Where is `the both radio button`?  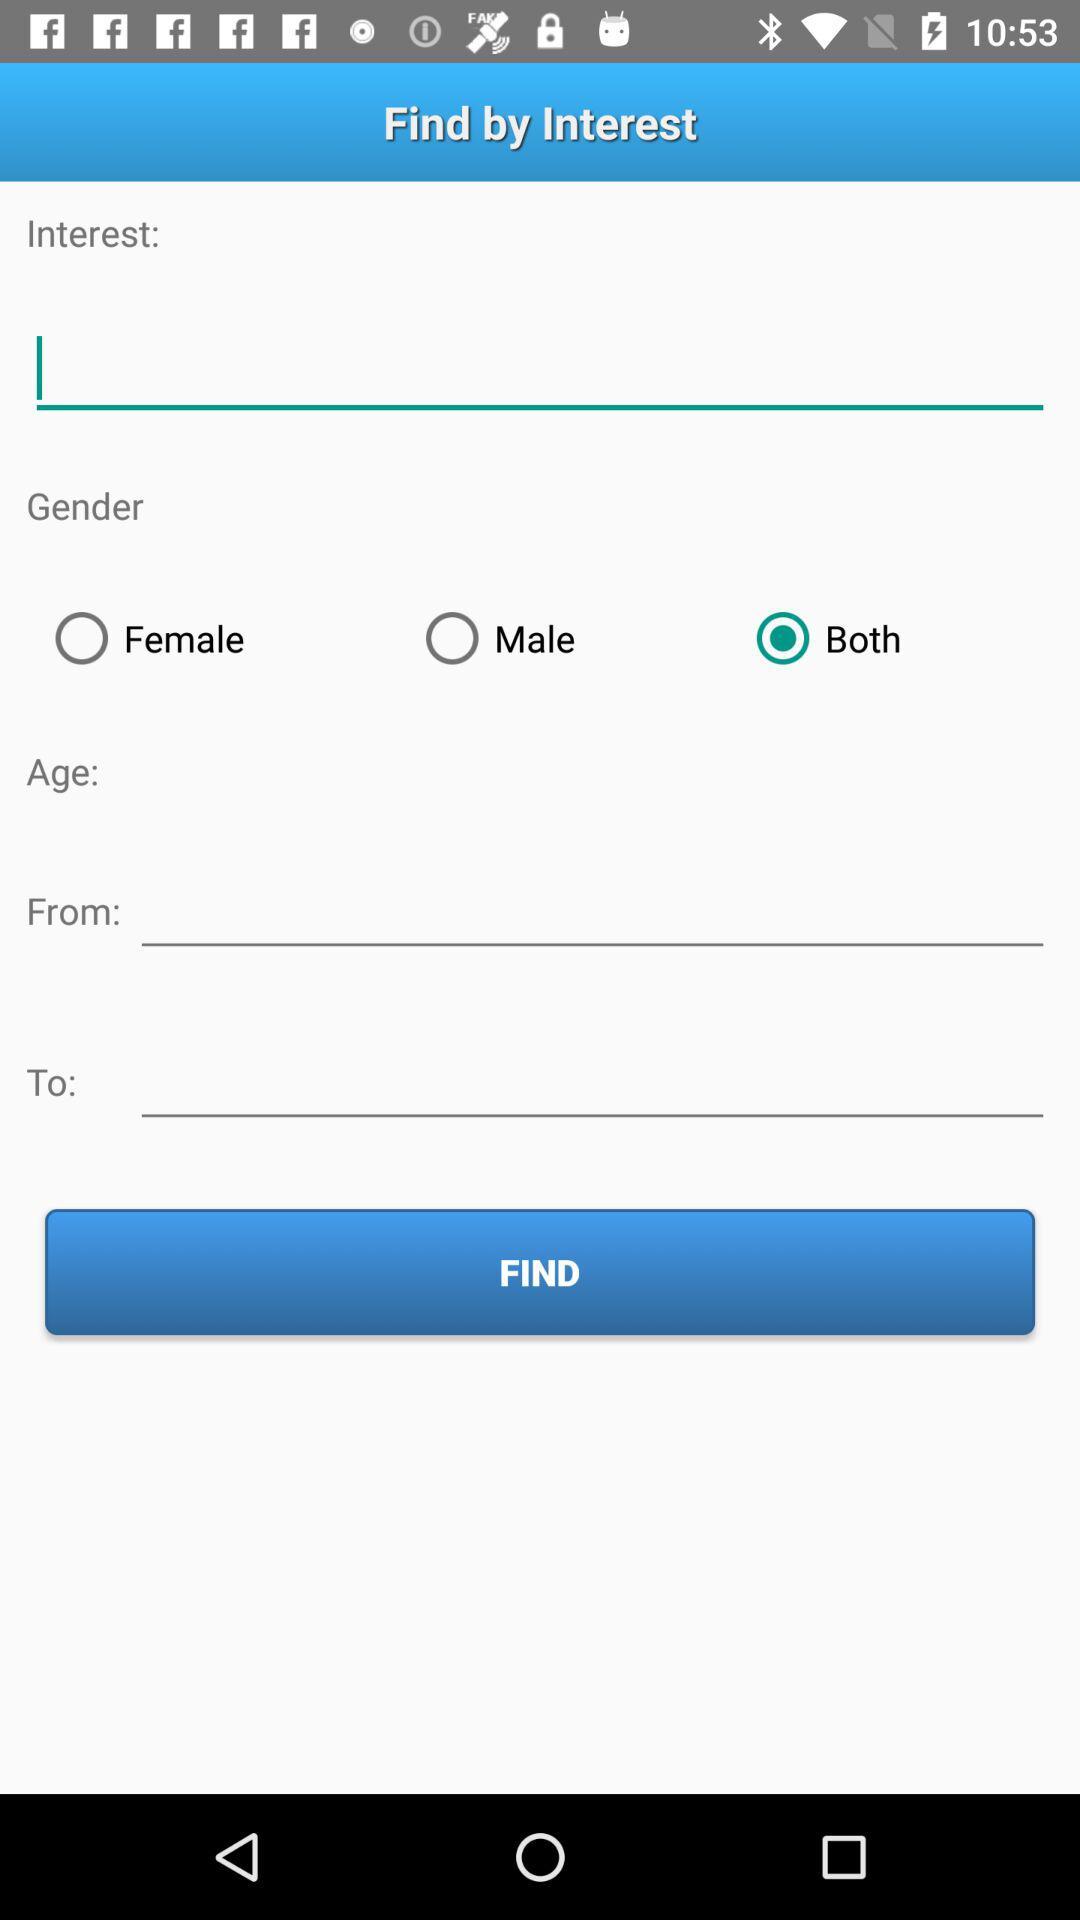
the both radio button is located at coordinates (889, 637).